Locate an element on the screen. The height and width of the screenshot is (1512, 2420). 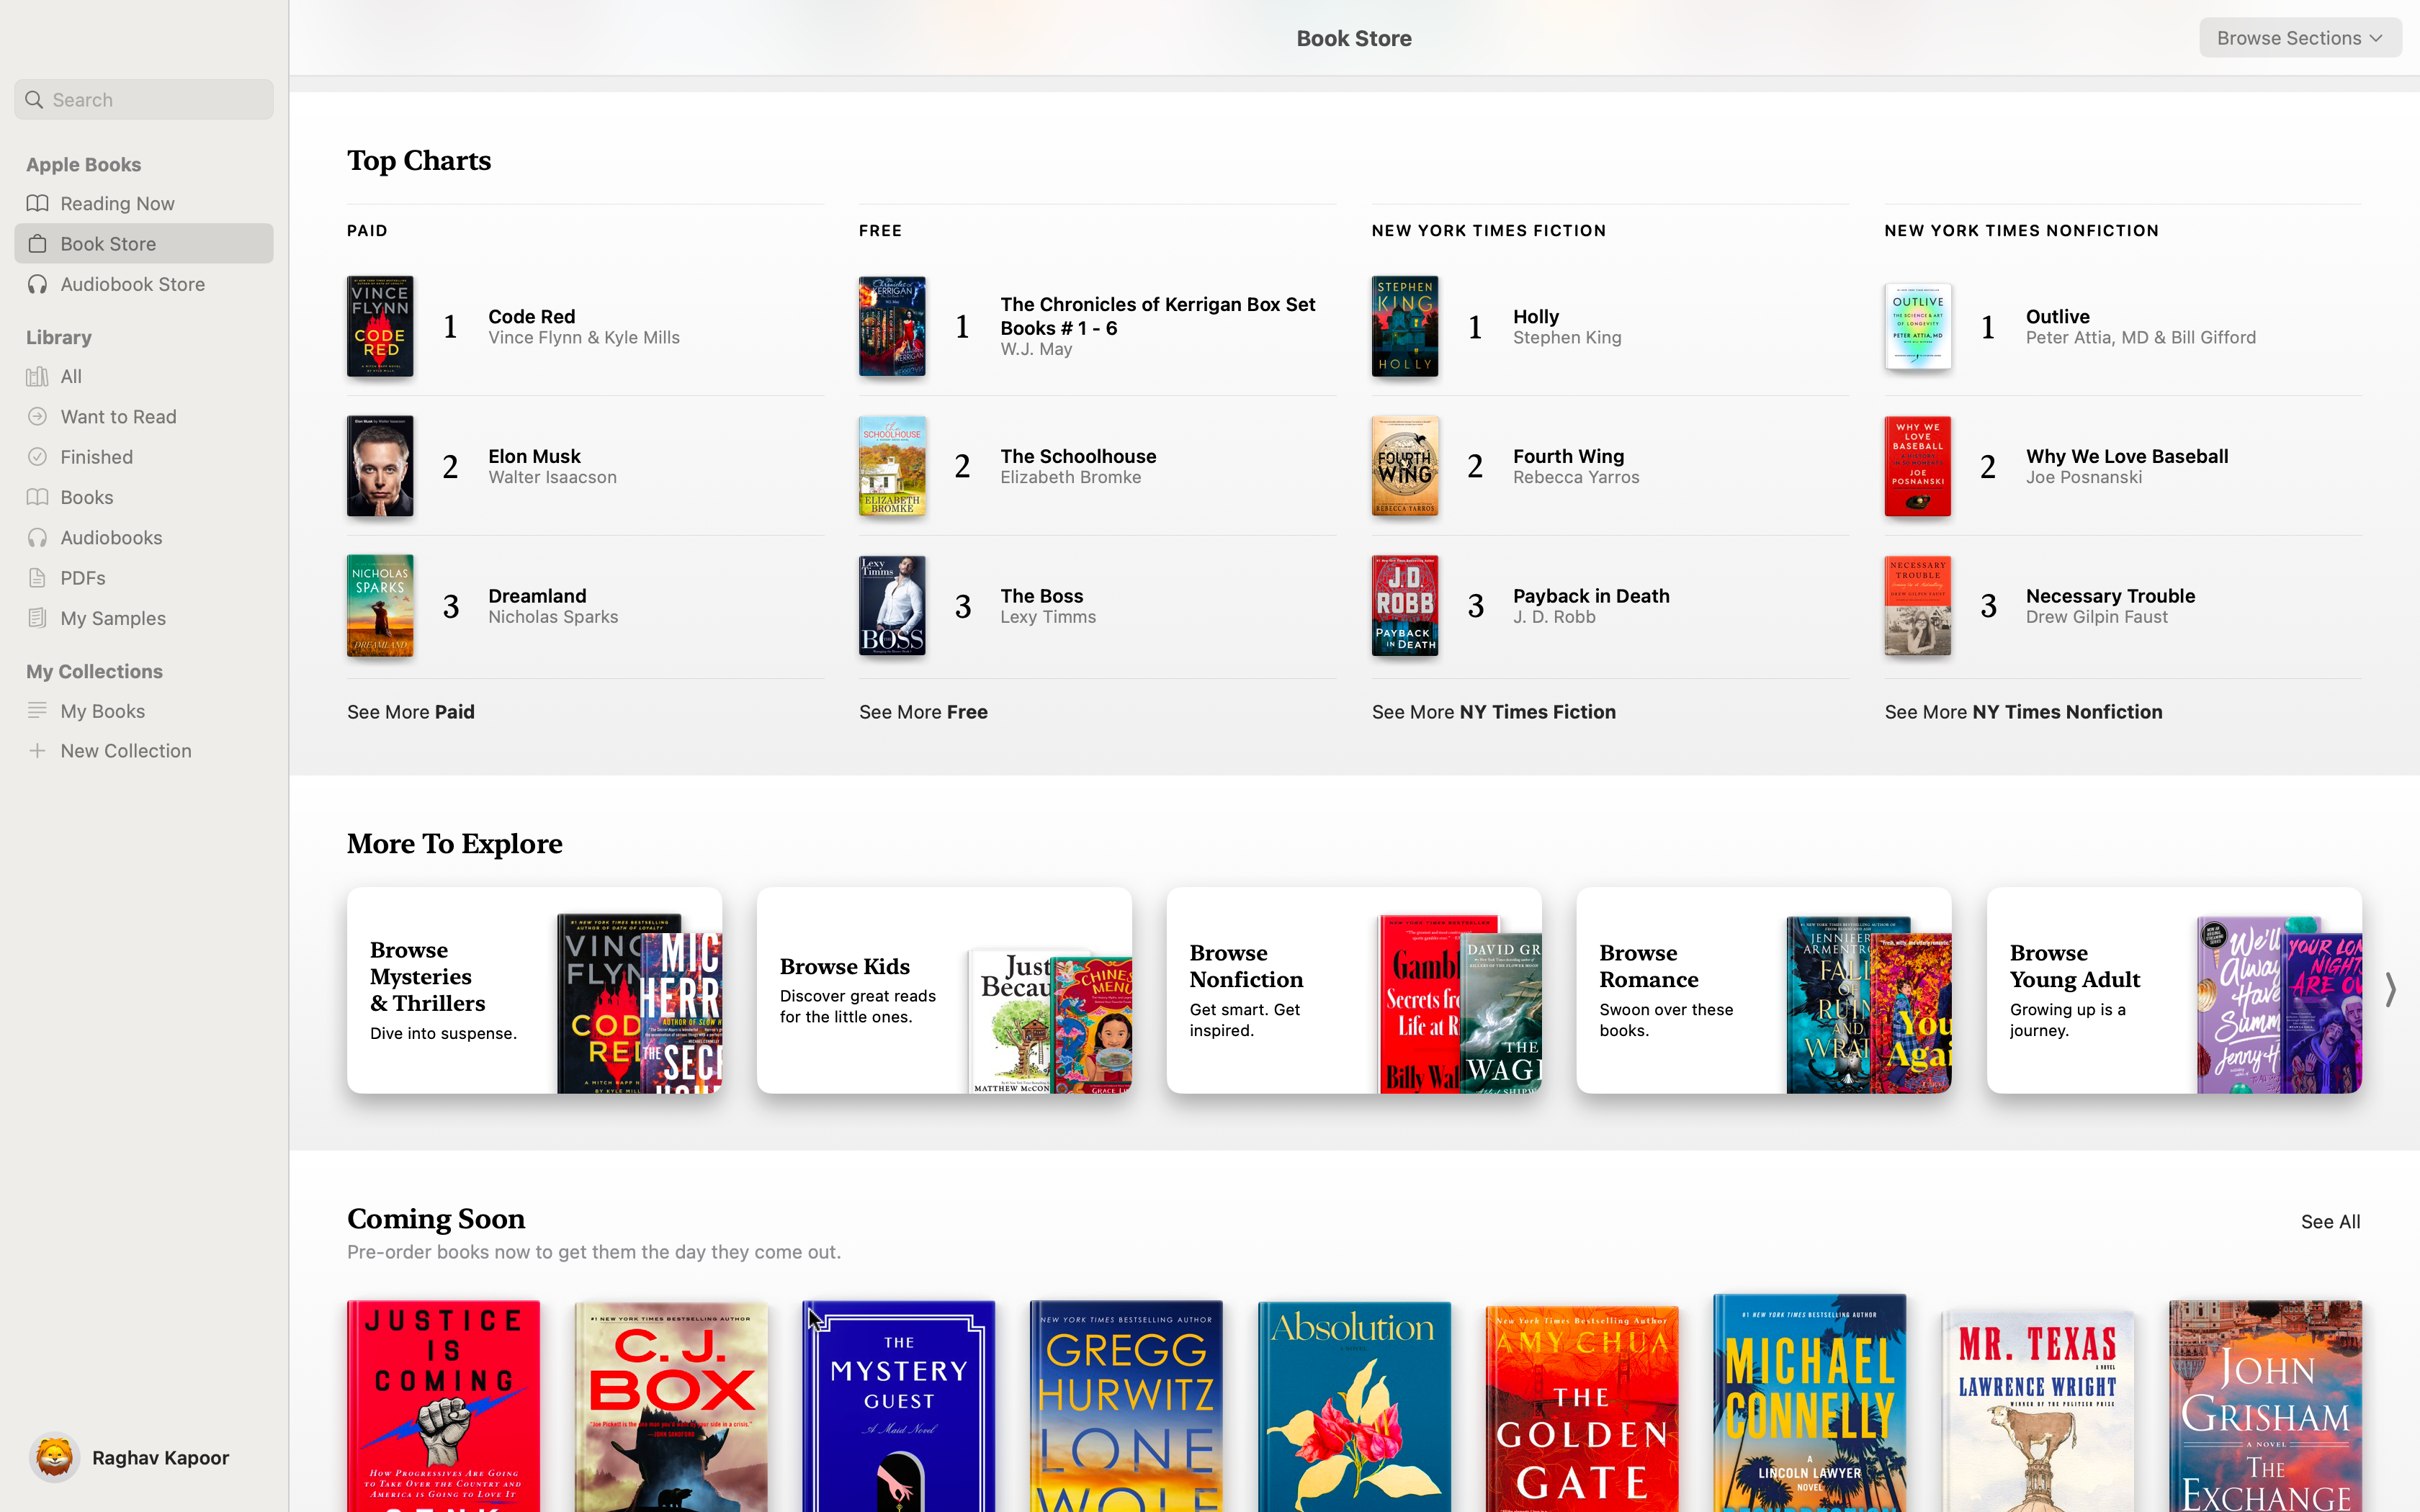
the complete list of top-ranked paid books is located at coordinates (412, 706).